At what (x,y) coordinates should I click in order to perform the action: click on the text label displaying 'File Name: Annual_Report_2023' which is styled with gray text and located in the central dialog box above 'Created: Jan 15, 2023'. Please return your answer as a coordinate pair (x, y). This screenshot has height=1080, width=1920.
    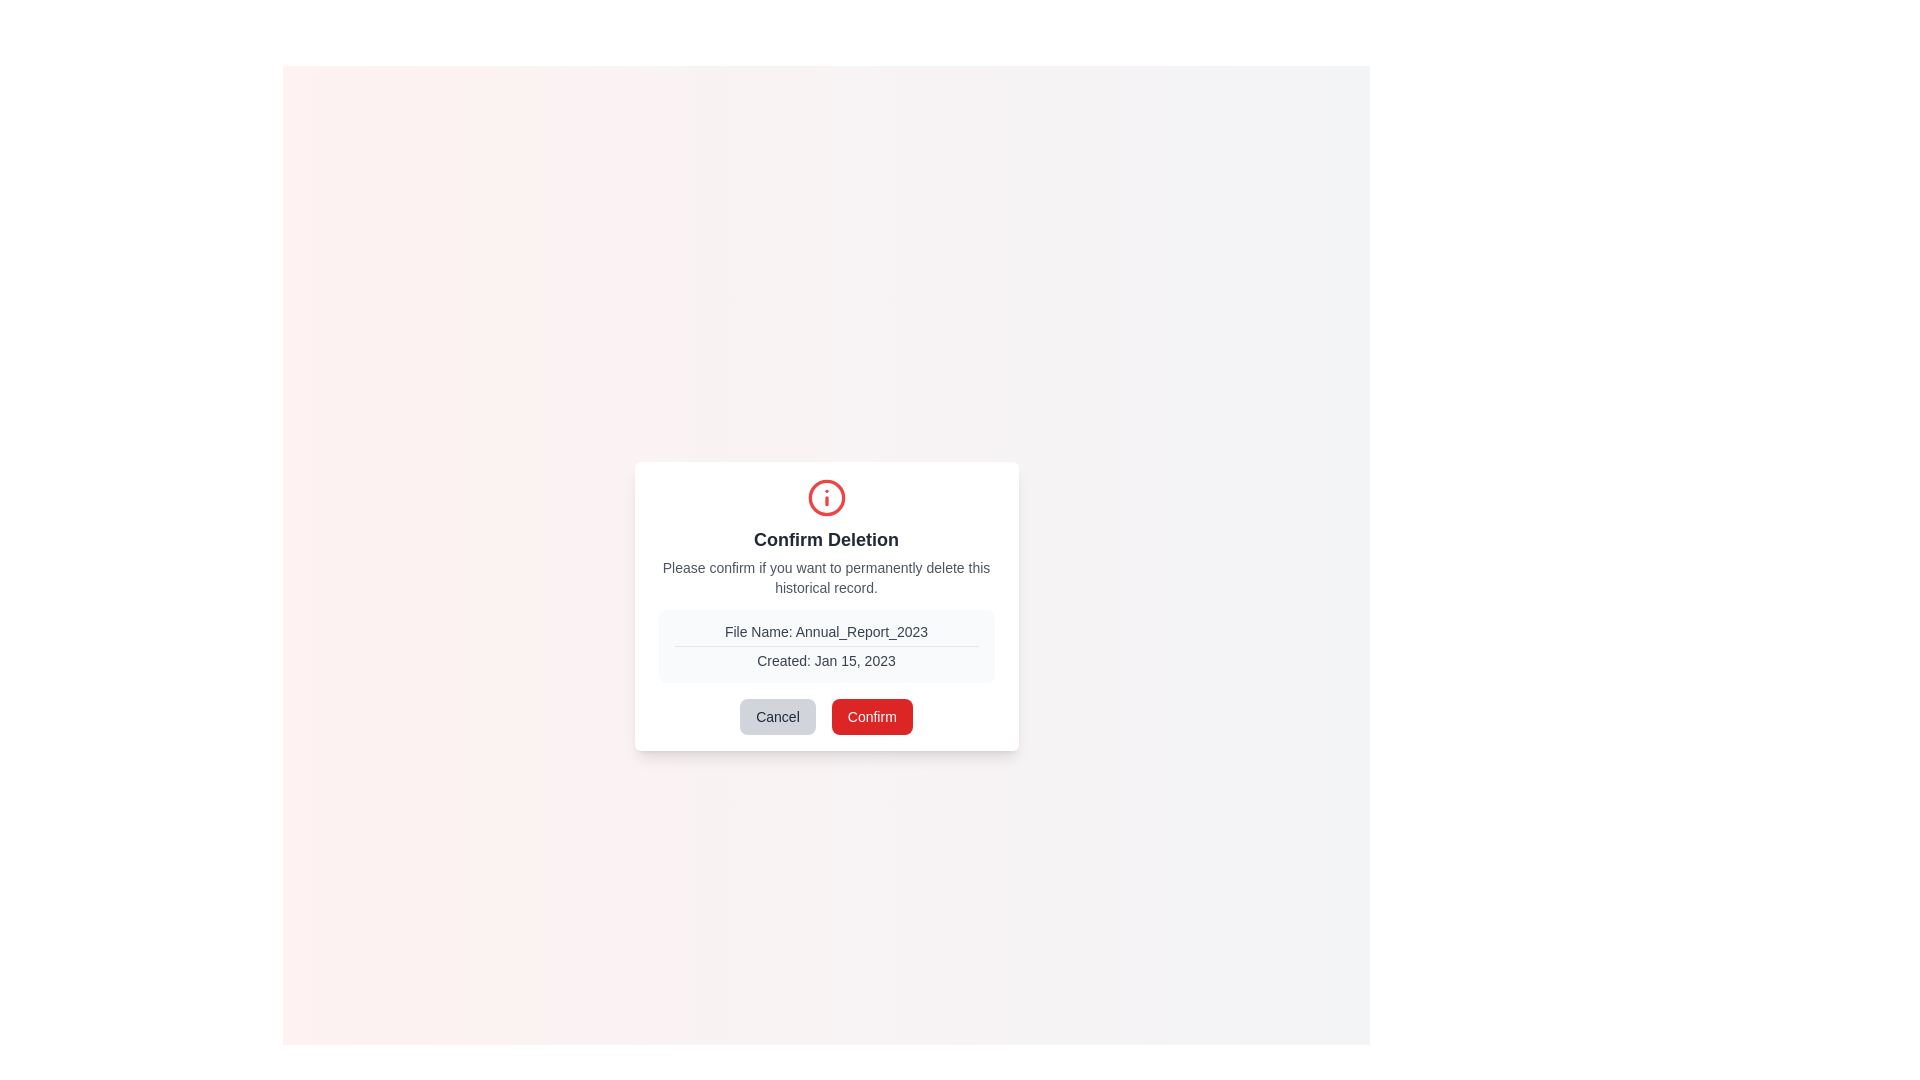
    Looking at the image, I should click on (826, 632).